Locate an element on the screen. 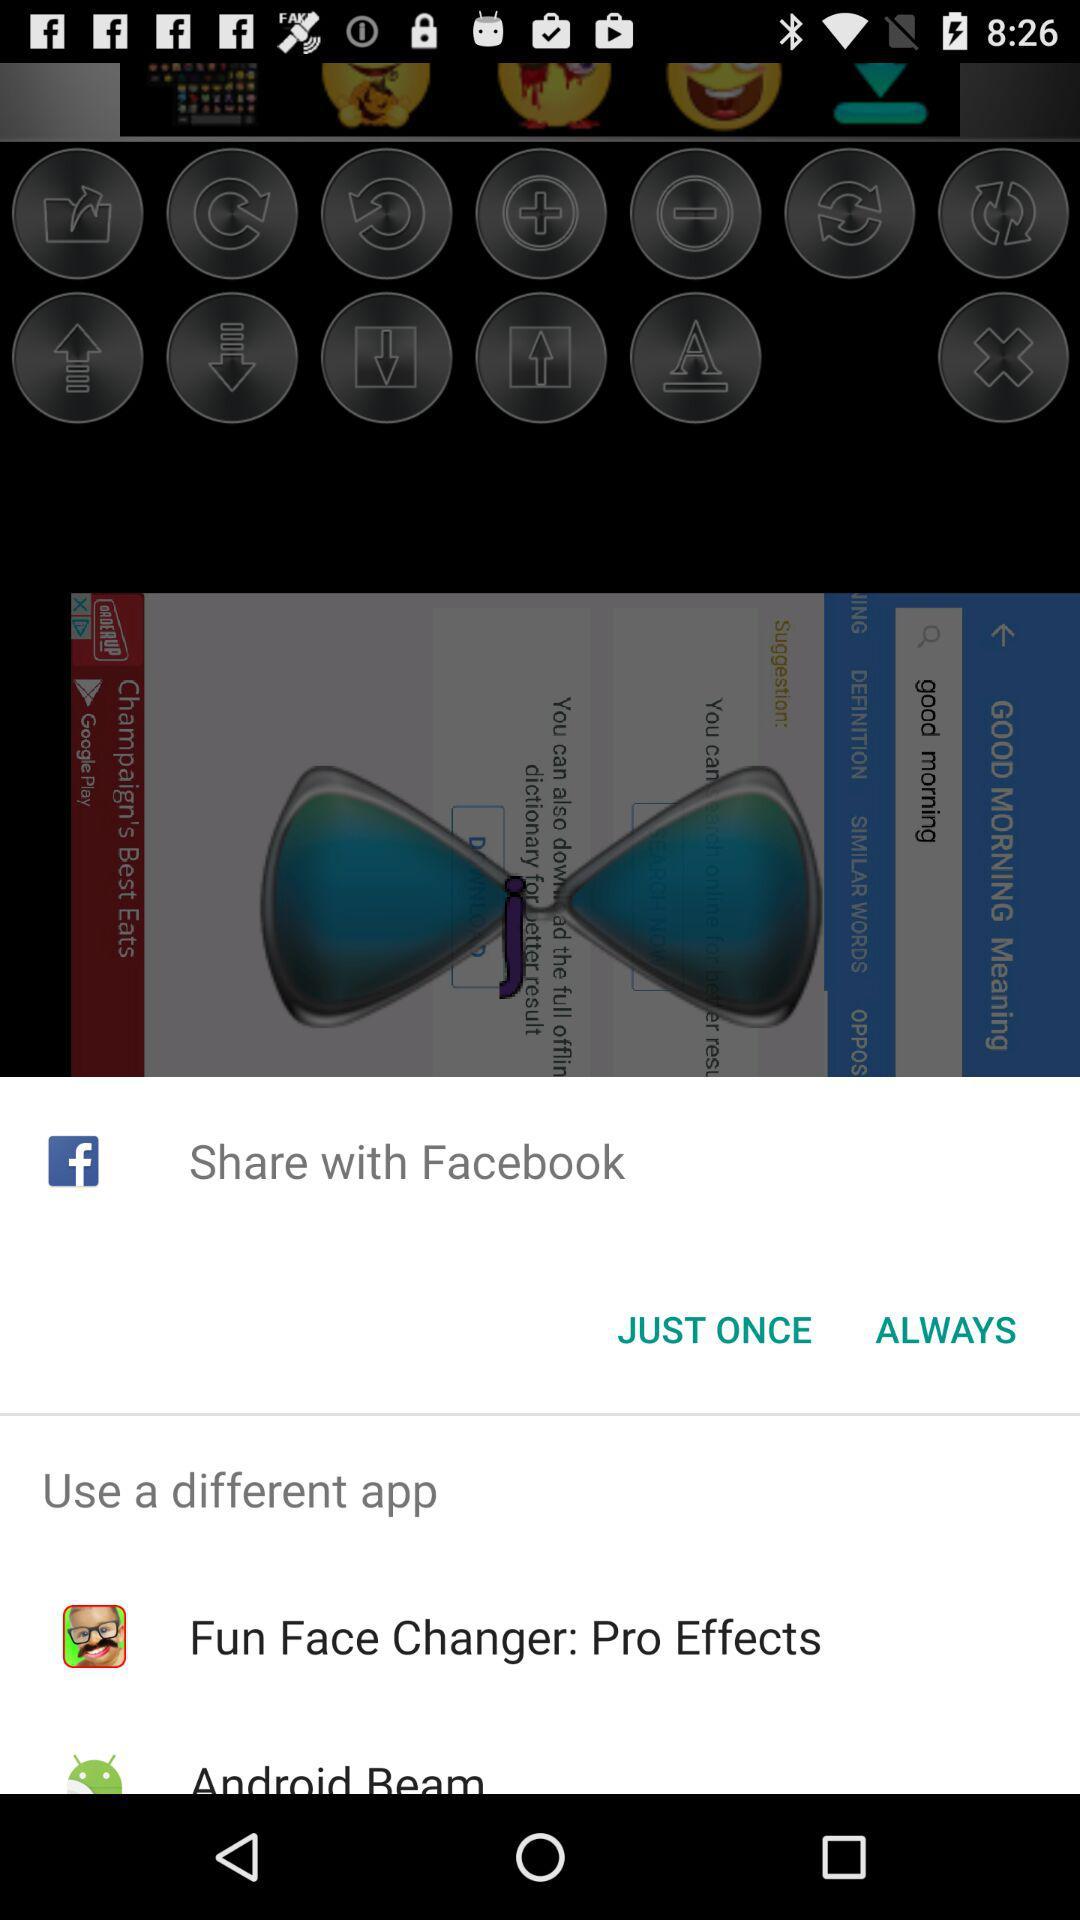  button to the right of the just once button is located at coordinates (945, 1329).